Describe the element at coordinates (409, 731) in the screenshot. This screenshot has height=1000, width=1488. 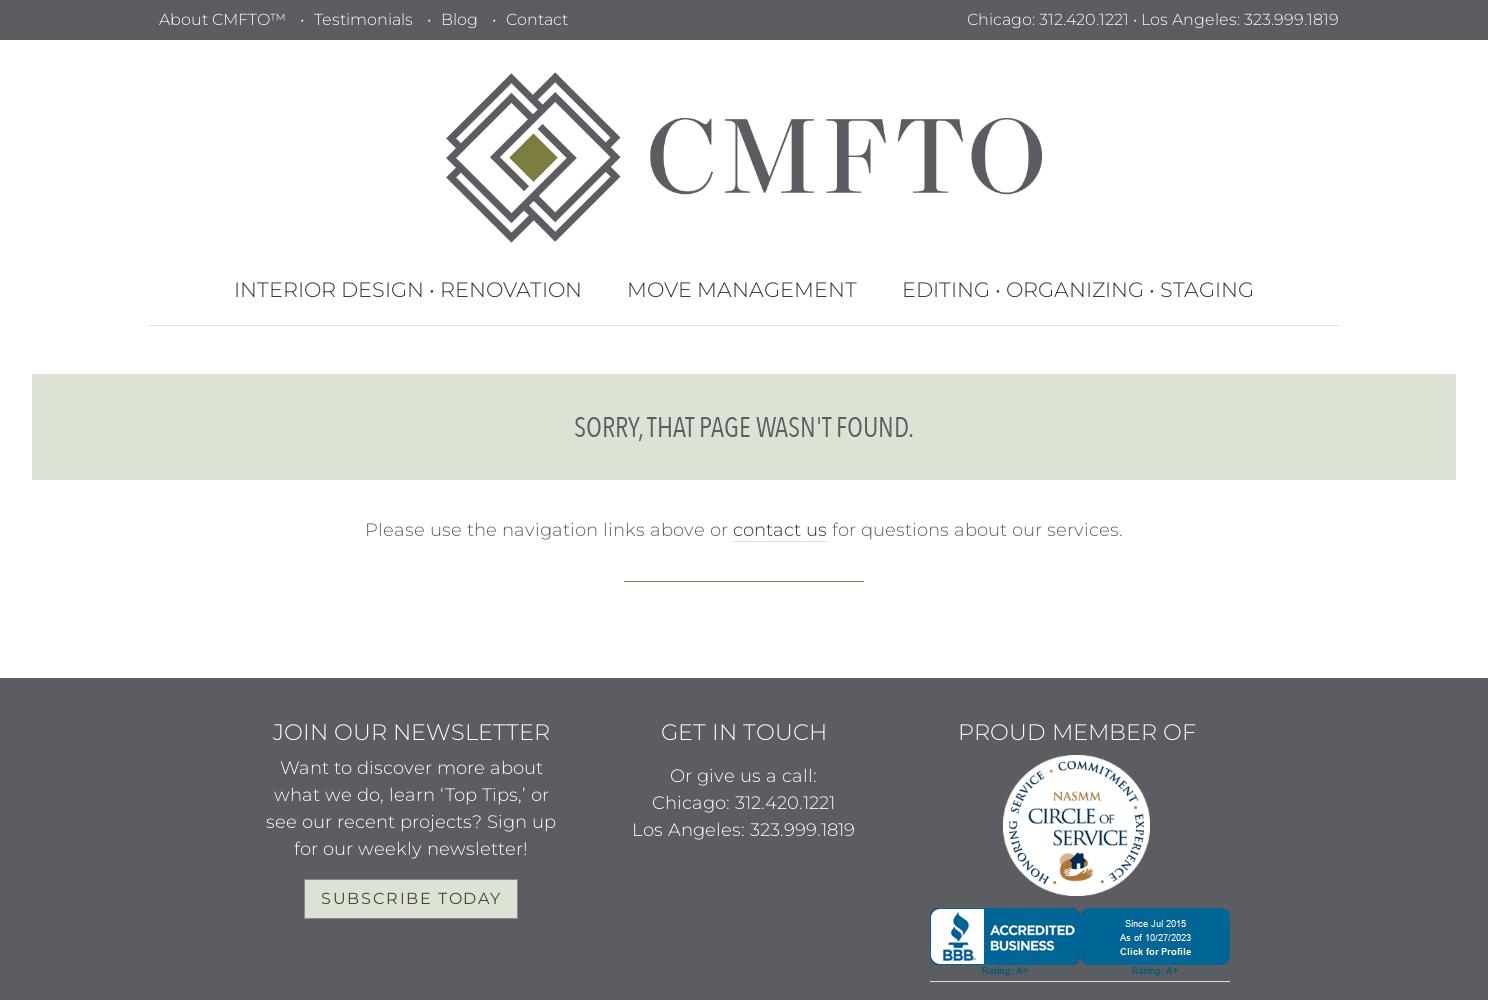
I see `'Join Our Newsletter'` at that location.